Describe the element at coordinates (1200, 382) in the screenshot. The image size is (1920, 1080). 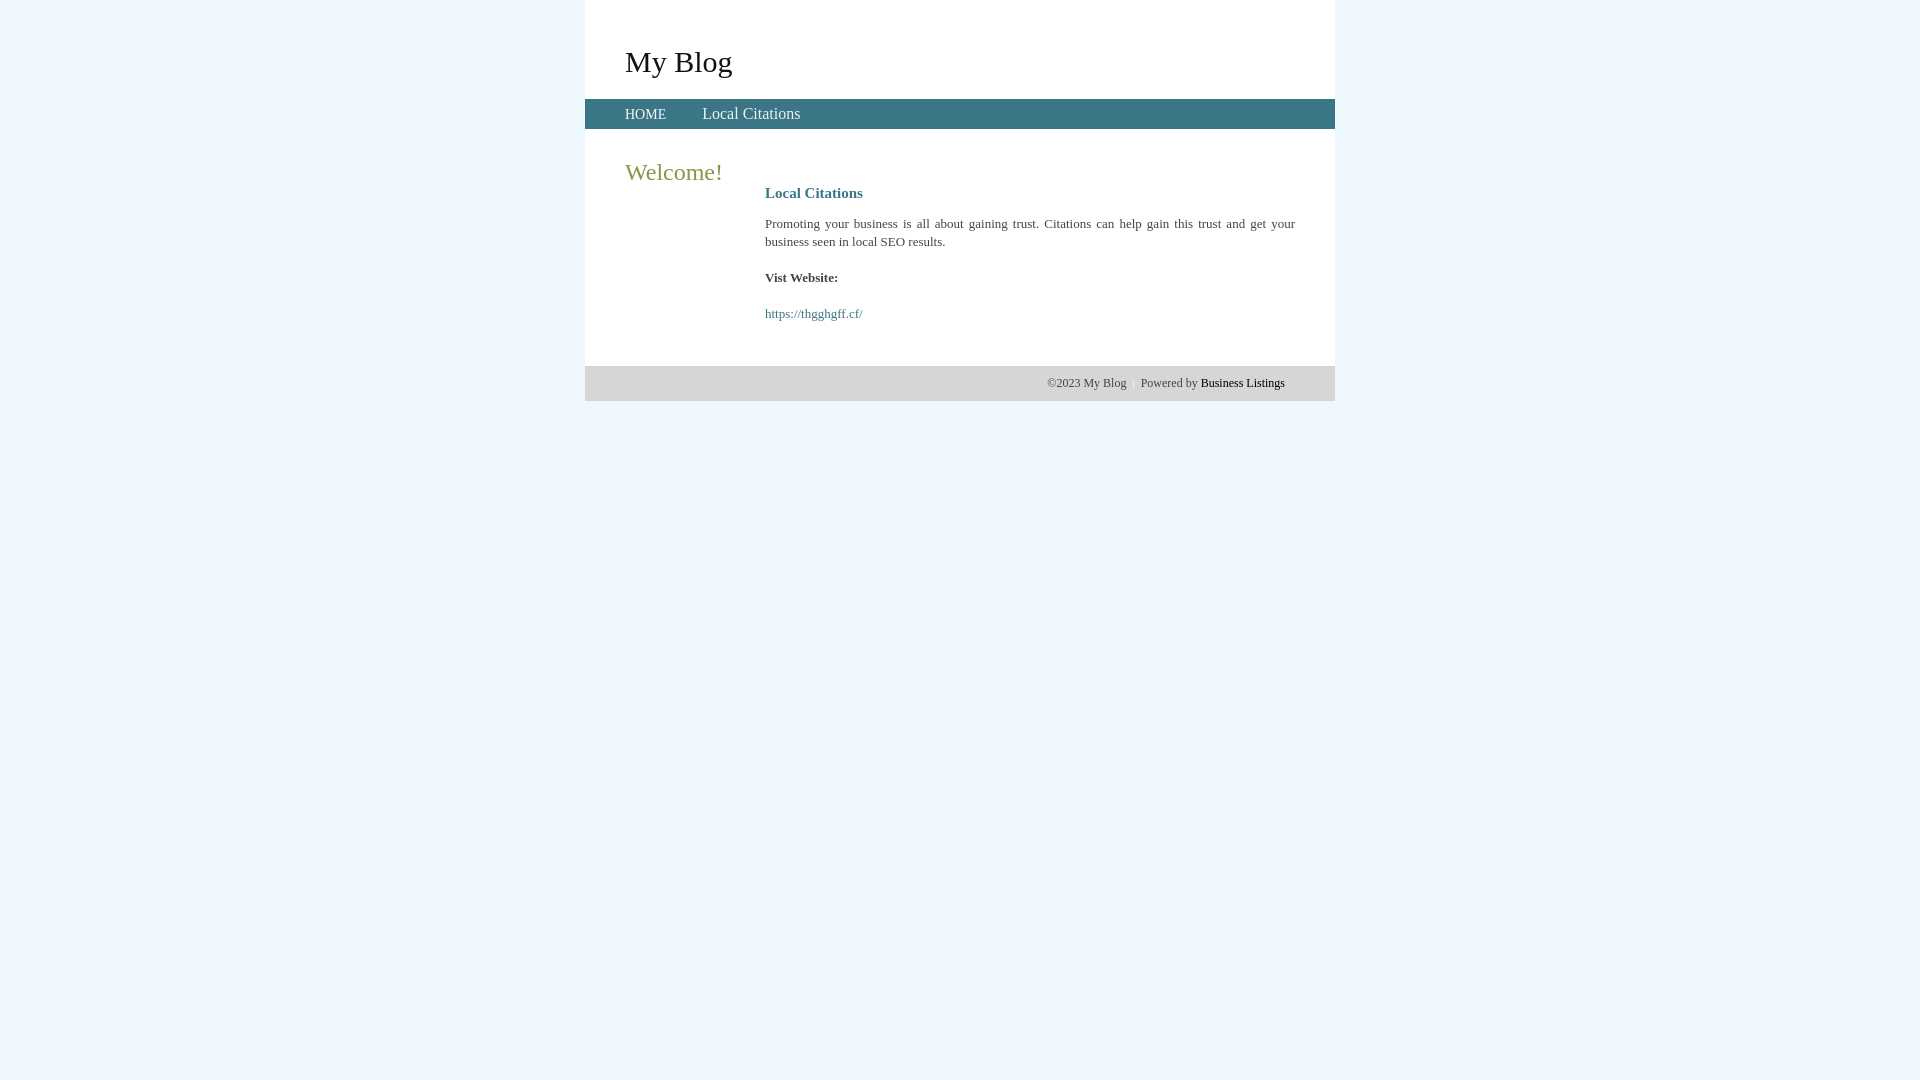
I see `'Business Listings'` at that location.